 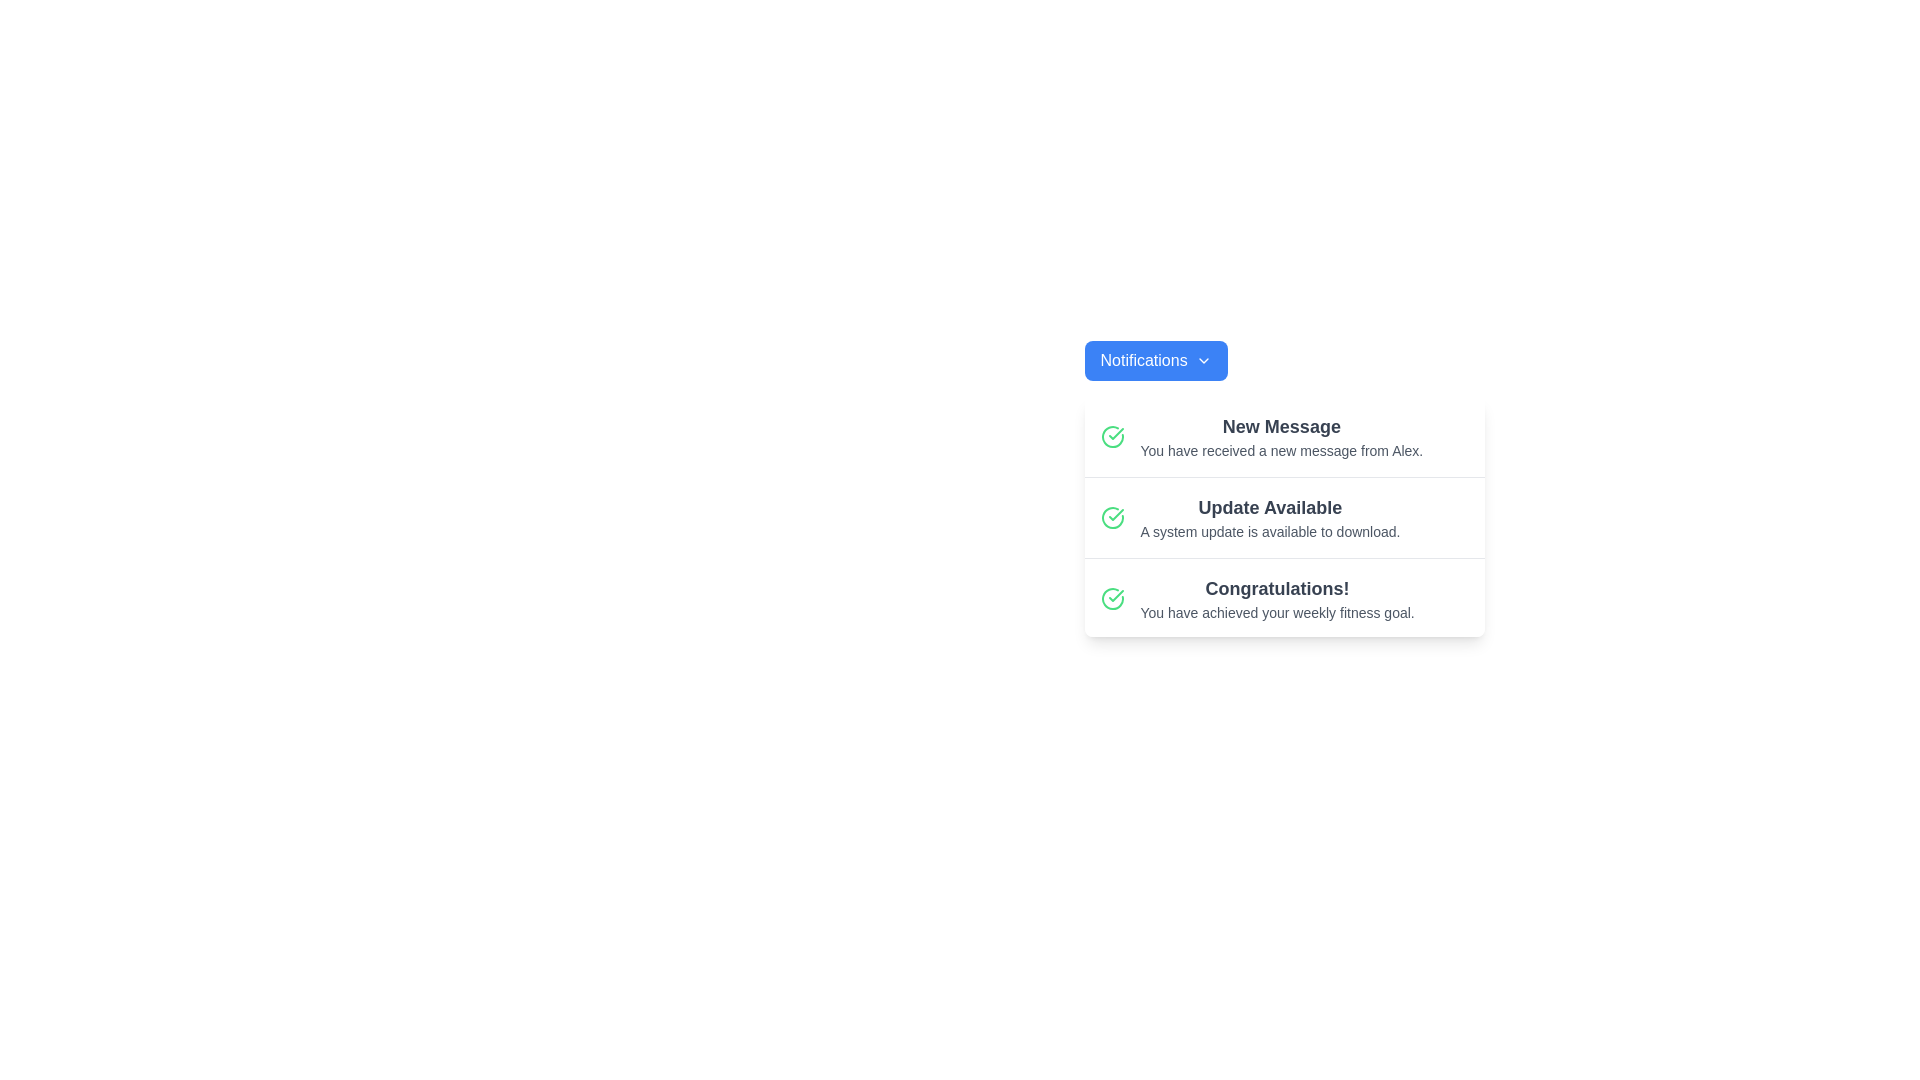 I want to click on the downward-pointing chevron icon that indicates a dropdown menu, located at the rightmost position within the blue 'Notifications' button, so click(x=1202, y=361).